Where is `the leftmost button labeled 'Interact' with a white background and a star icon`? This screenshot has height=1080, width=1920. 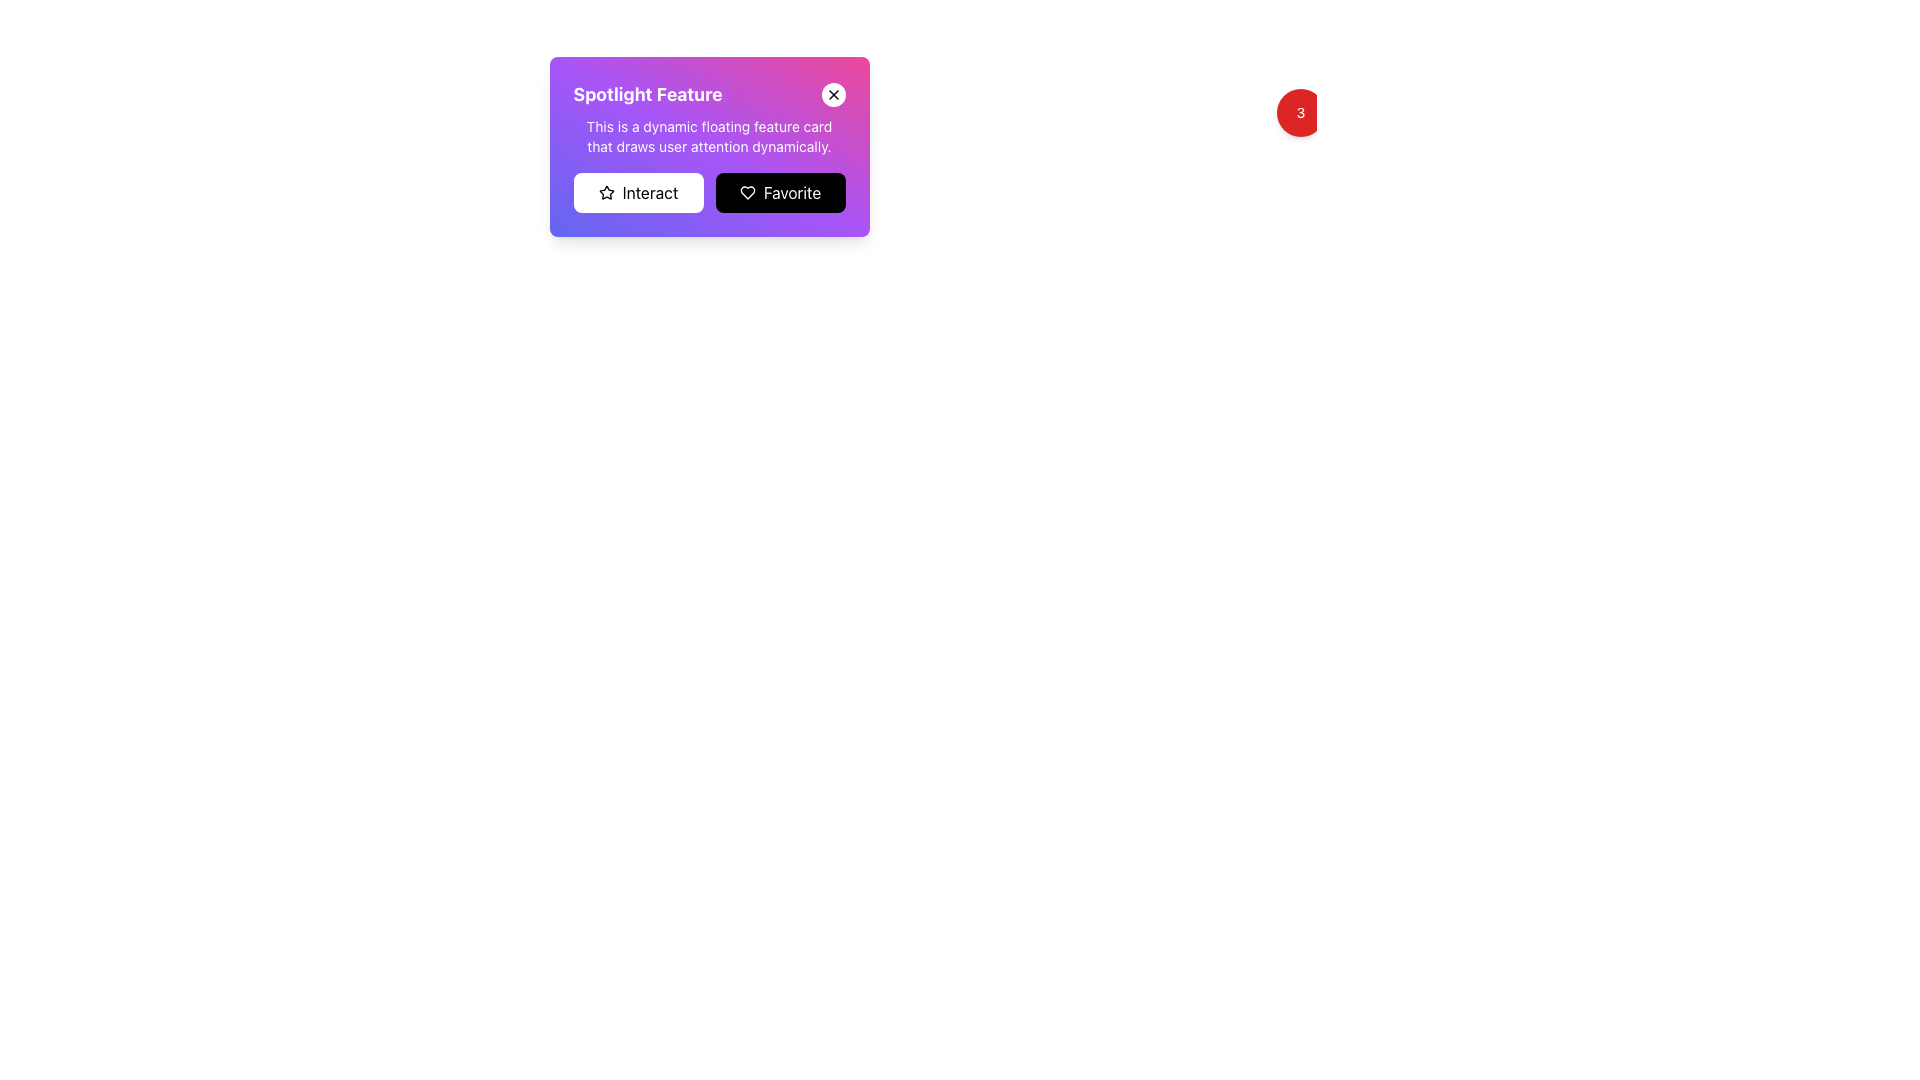
the leftmost button labeled 'Interact' with a white background and a star icon is located at coordinates (637, 192).